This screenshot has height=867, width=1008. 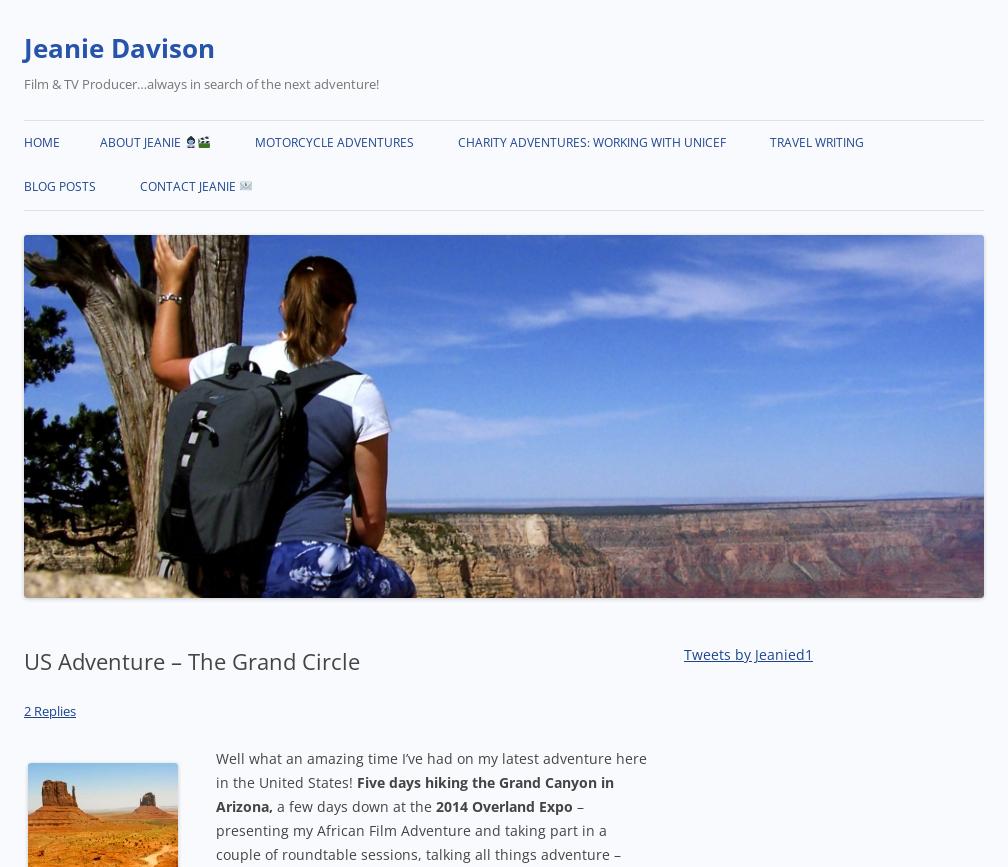 I want to click on 'Film & TV Producer…always in search of the next adventure!', so click(x=201, y=84).